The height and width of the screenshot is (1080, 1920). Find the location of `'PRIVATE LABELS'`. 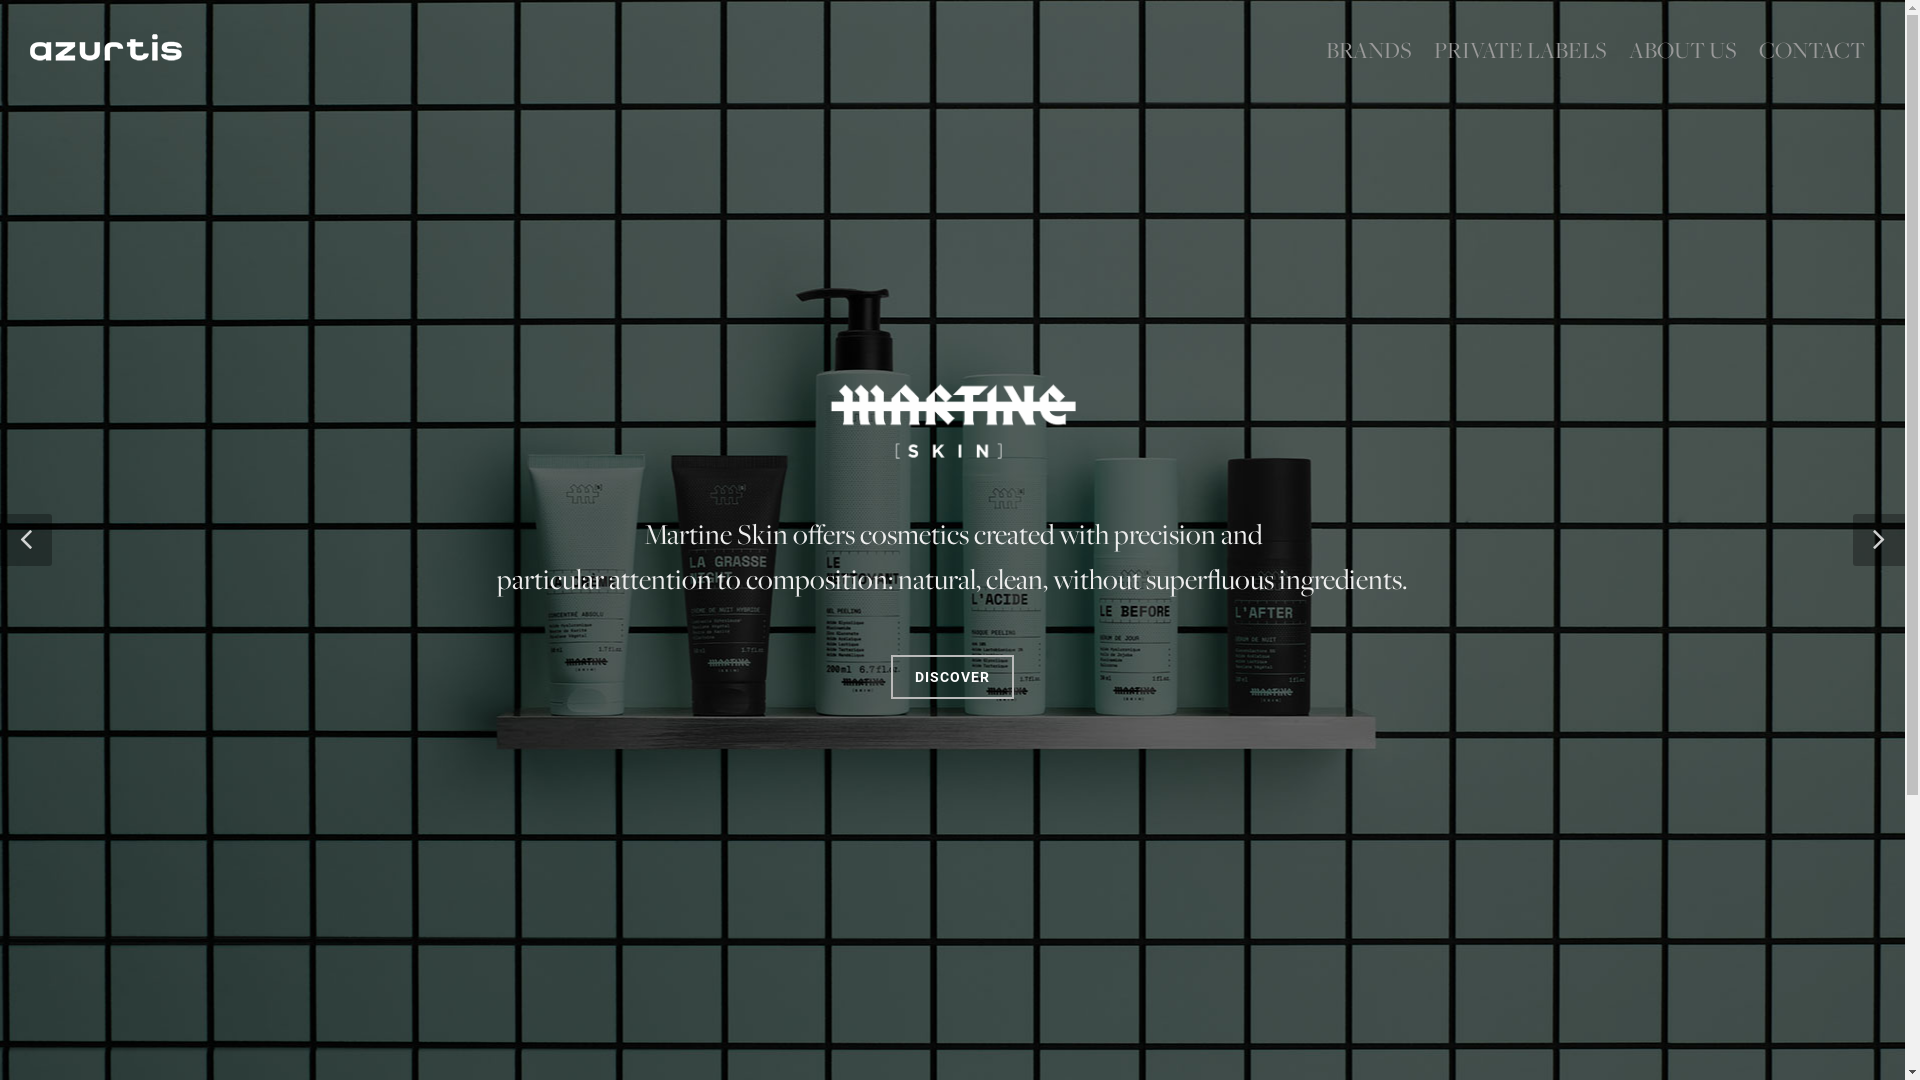

'PRIVATE LABELS' is located at coordinates (1423, 49).